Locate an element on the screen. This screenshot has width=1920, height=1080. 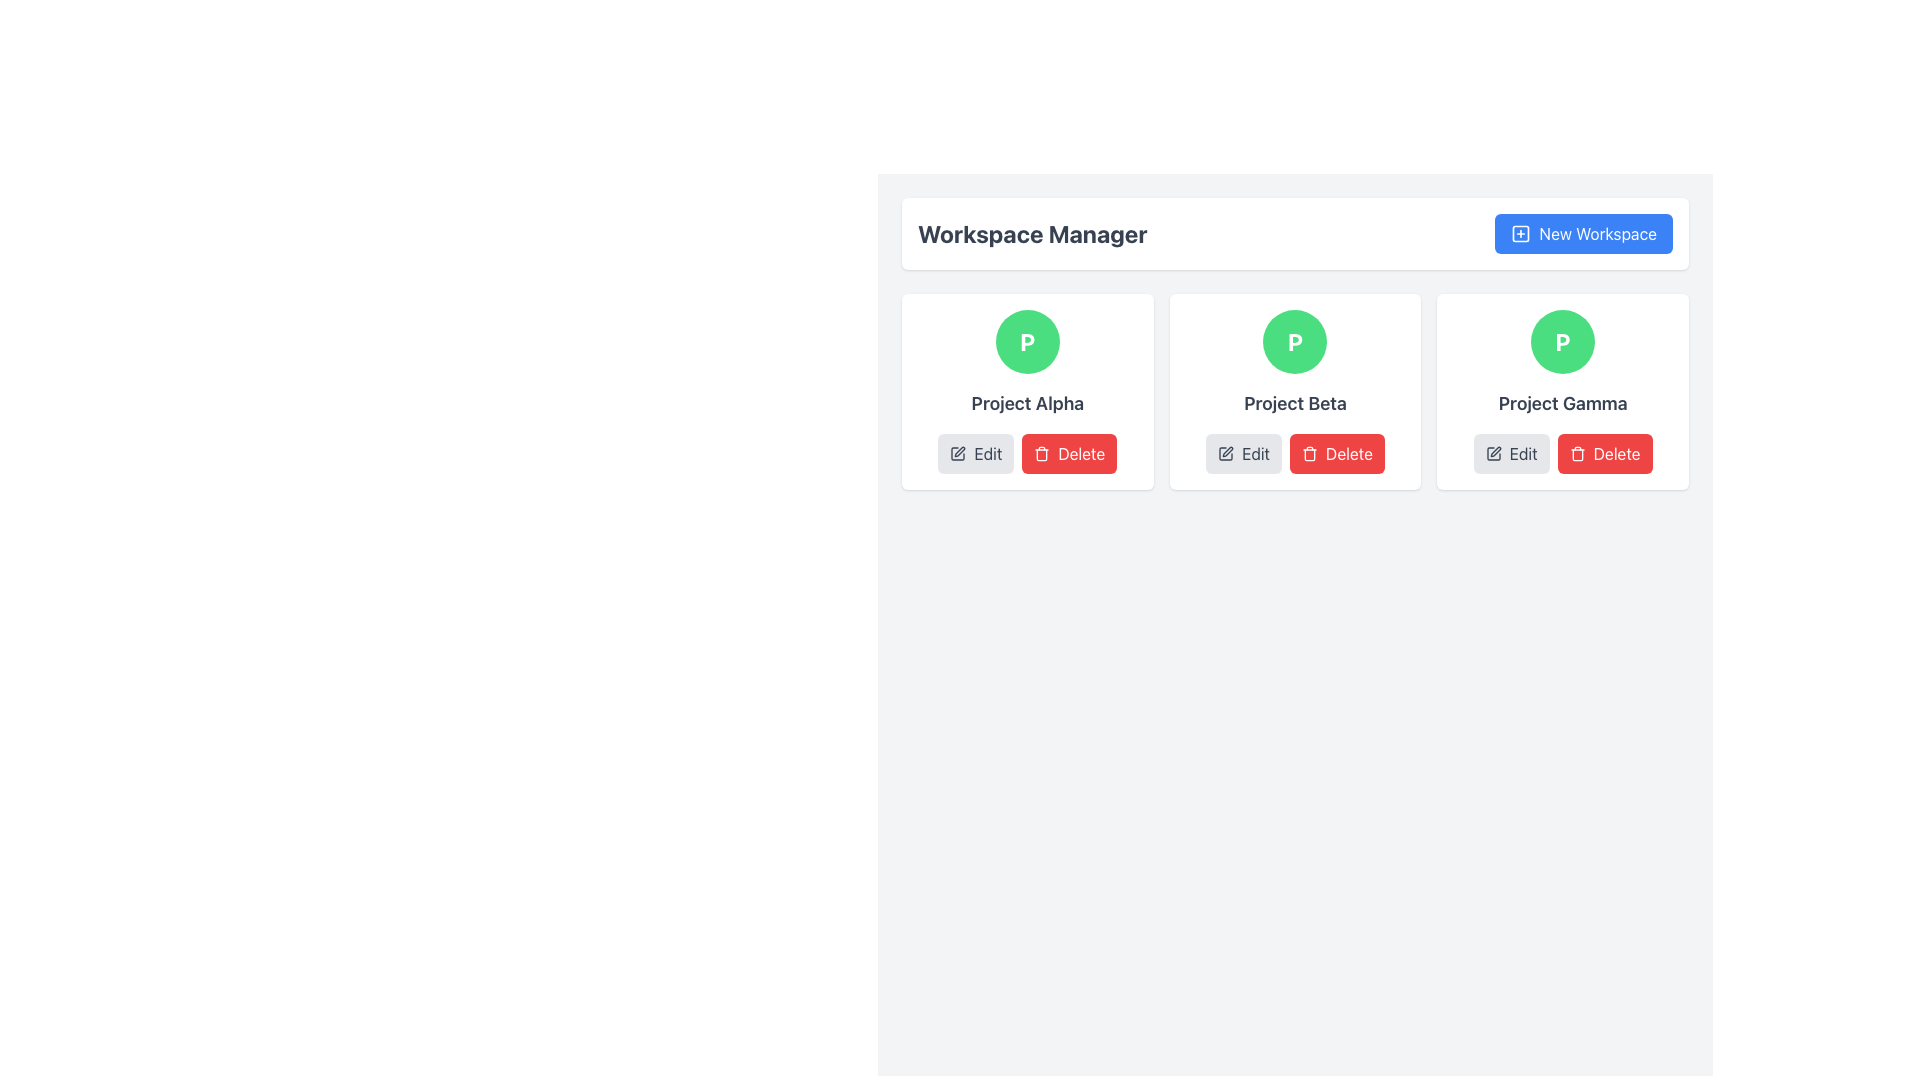
the 'Edit' button with a rounded gray background and a pencil icon is located at coordinates (976, 454).